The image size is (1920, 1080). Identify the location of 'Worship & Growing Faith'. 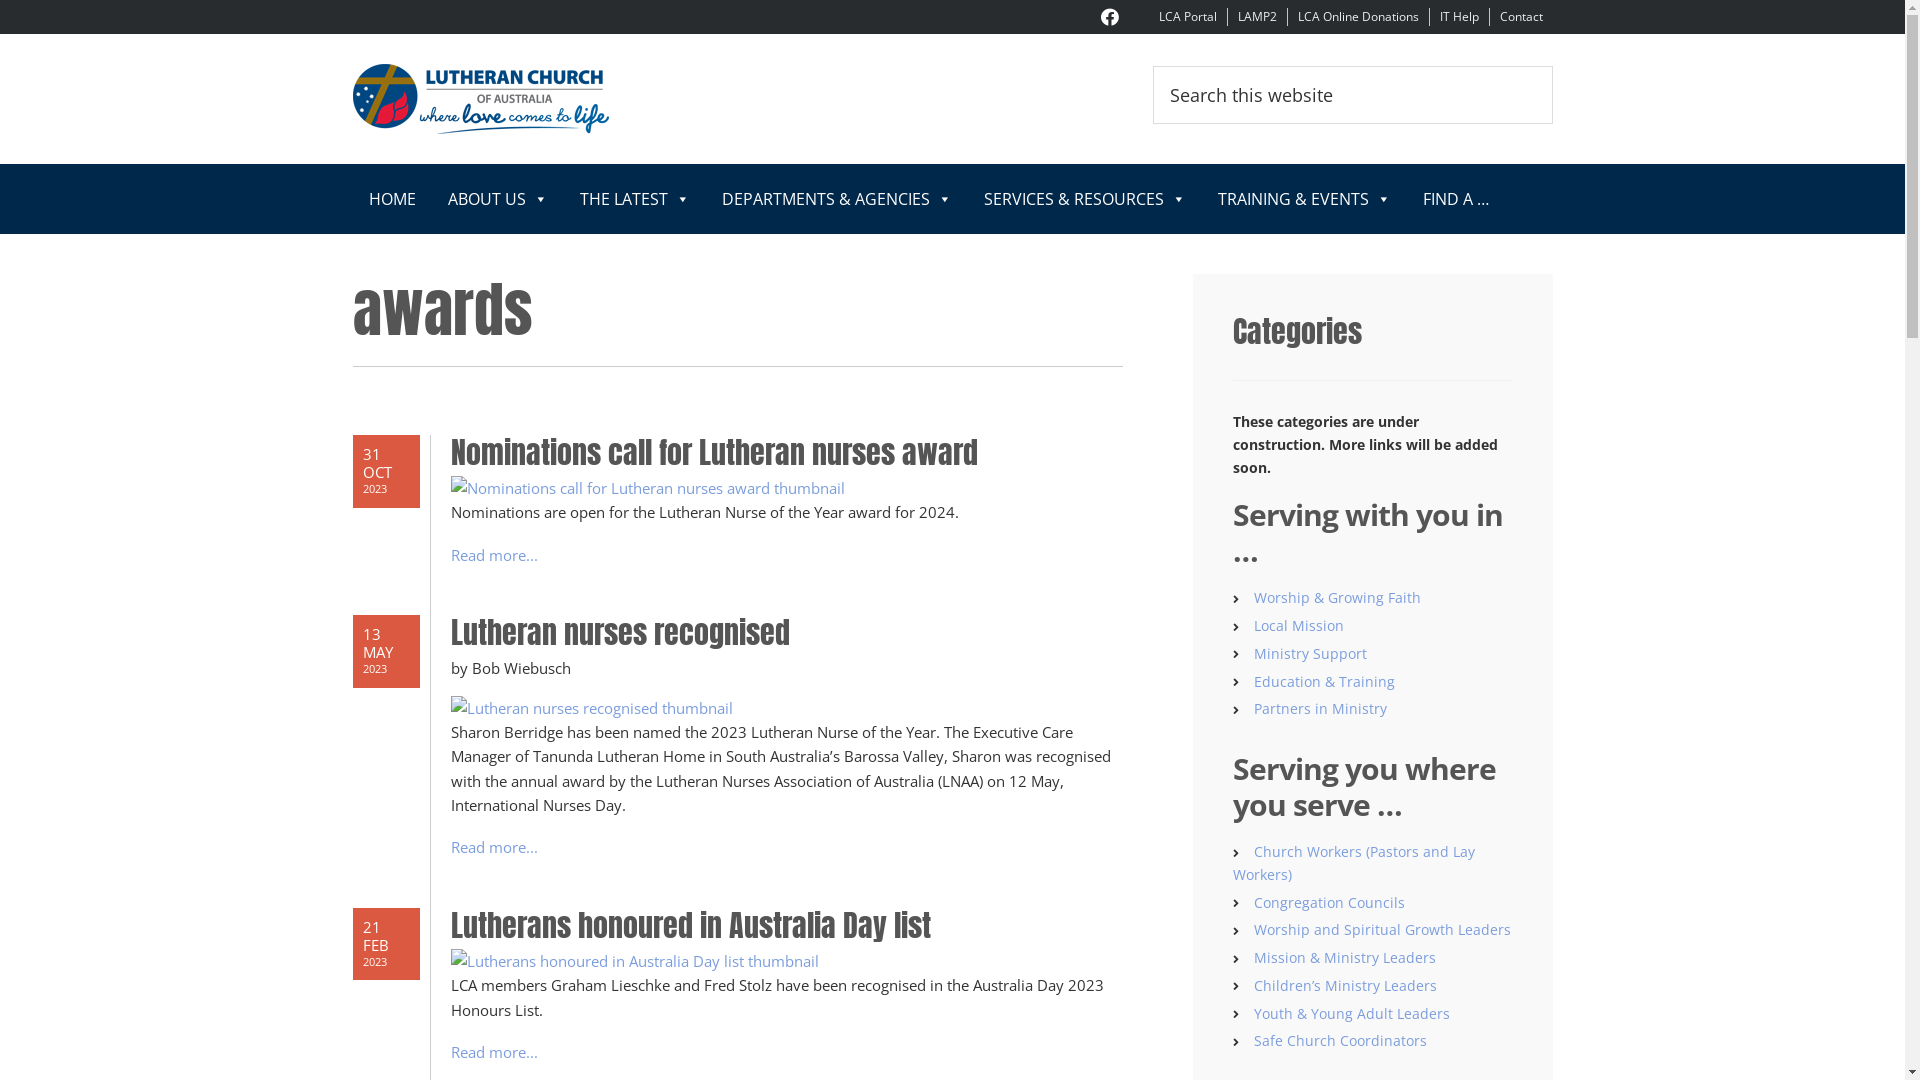
(1337, 596).